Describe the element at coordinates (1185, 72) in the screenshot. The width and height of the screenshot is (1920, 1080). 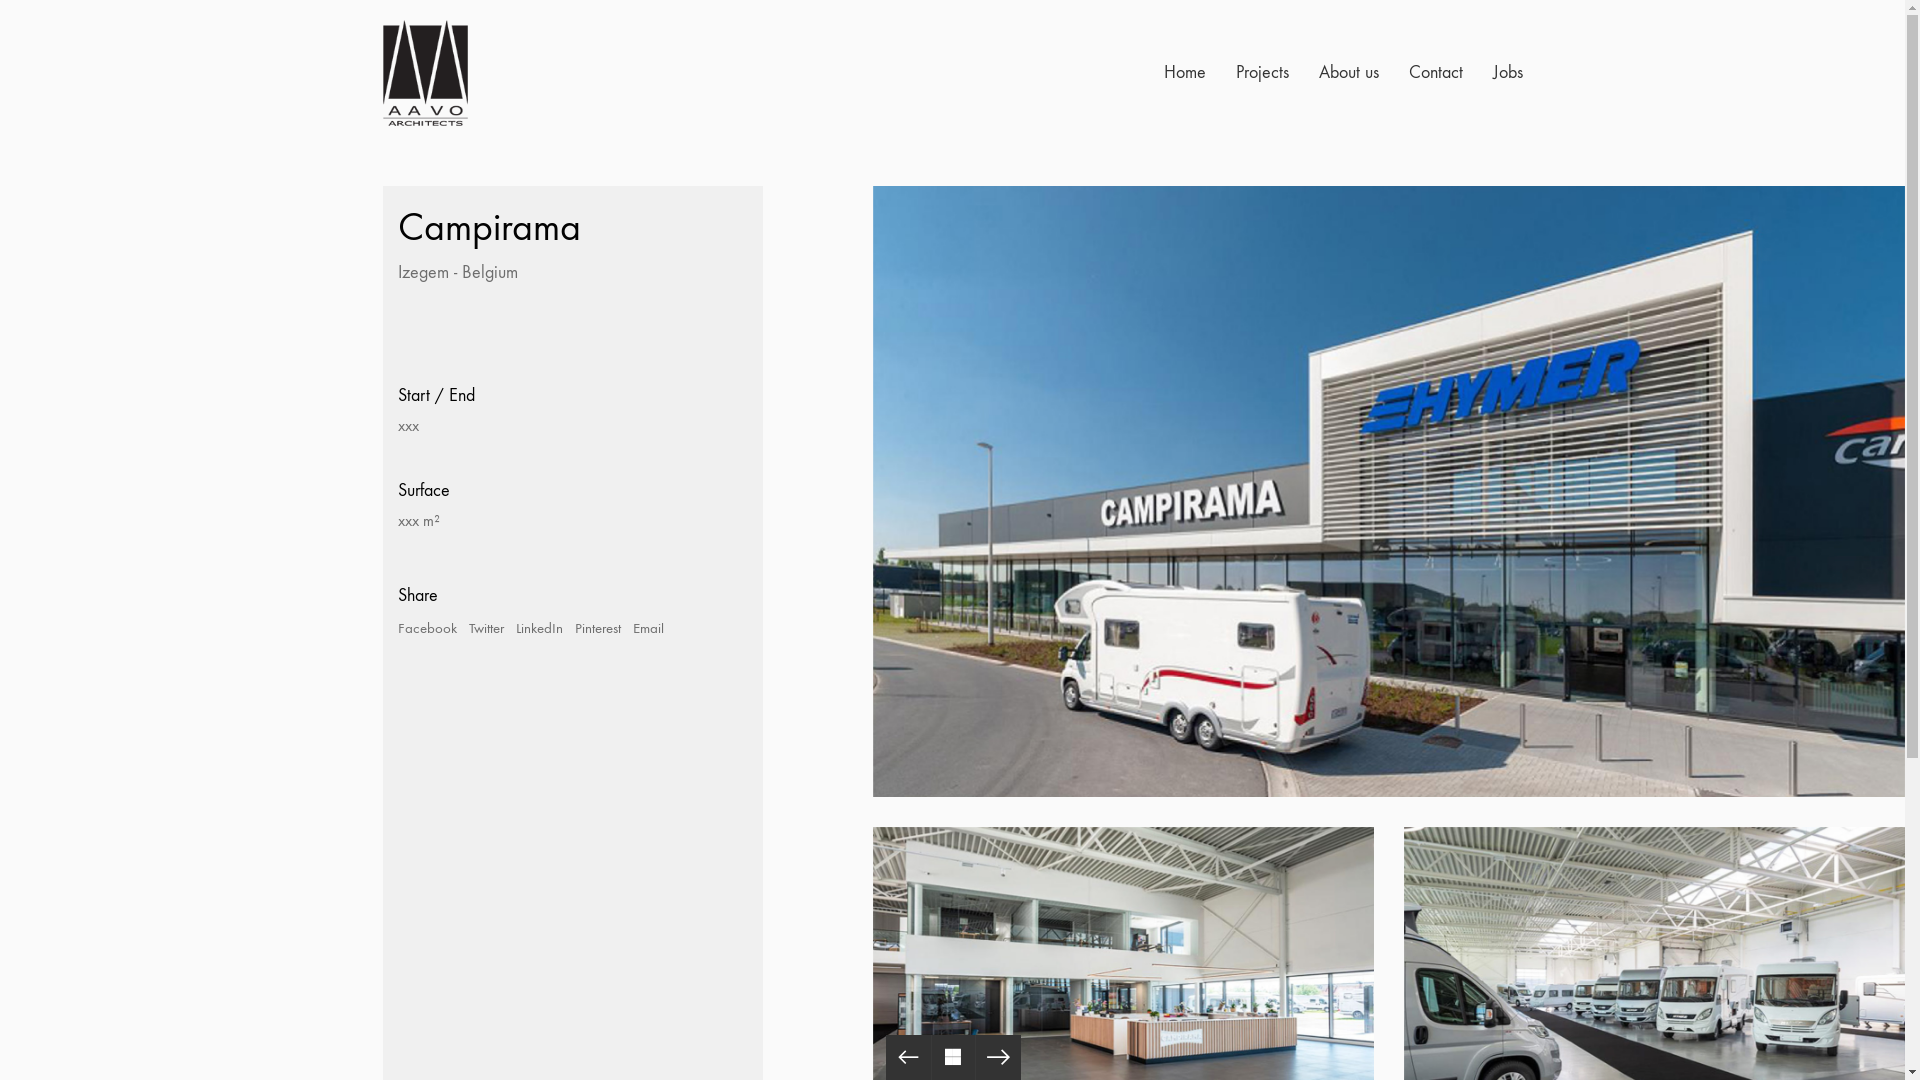
I see `'Home'` at that location.